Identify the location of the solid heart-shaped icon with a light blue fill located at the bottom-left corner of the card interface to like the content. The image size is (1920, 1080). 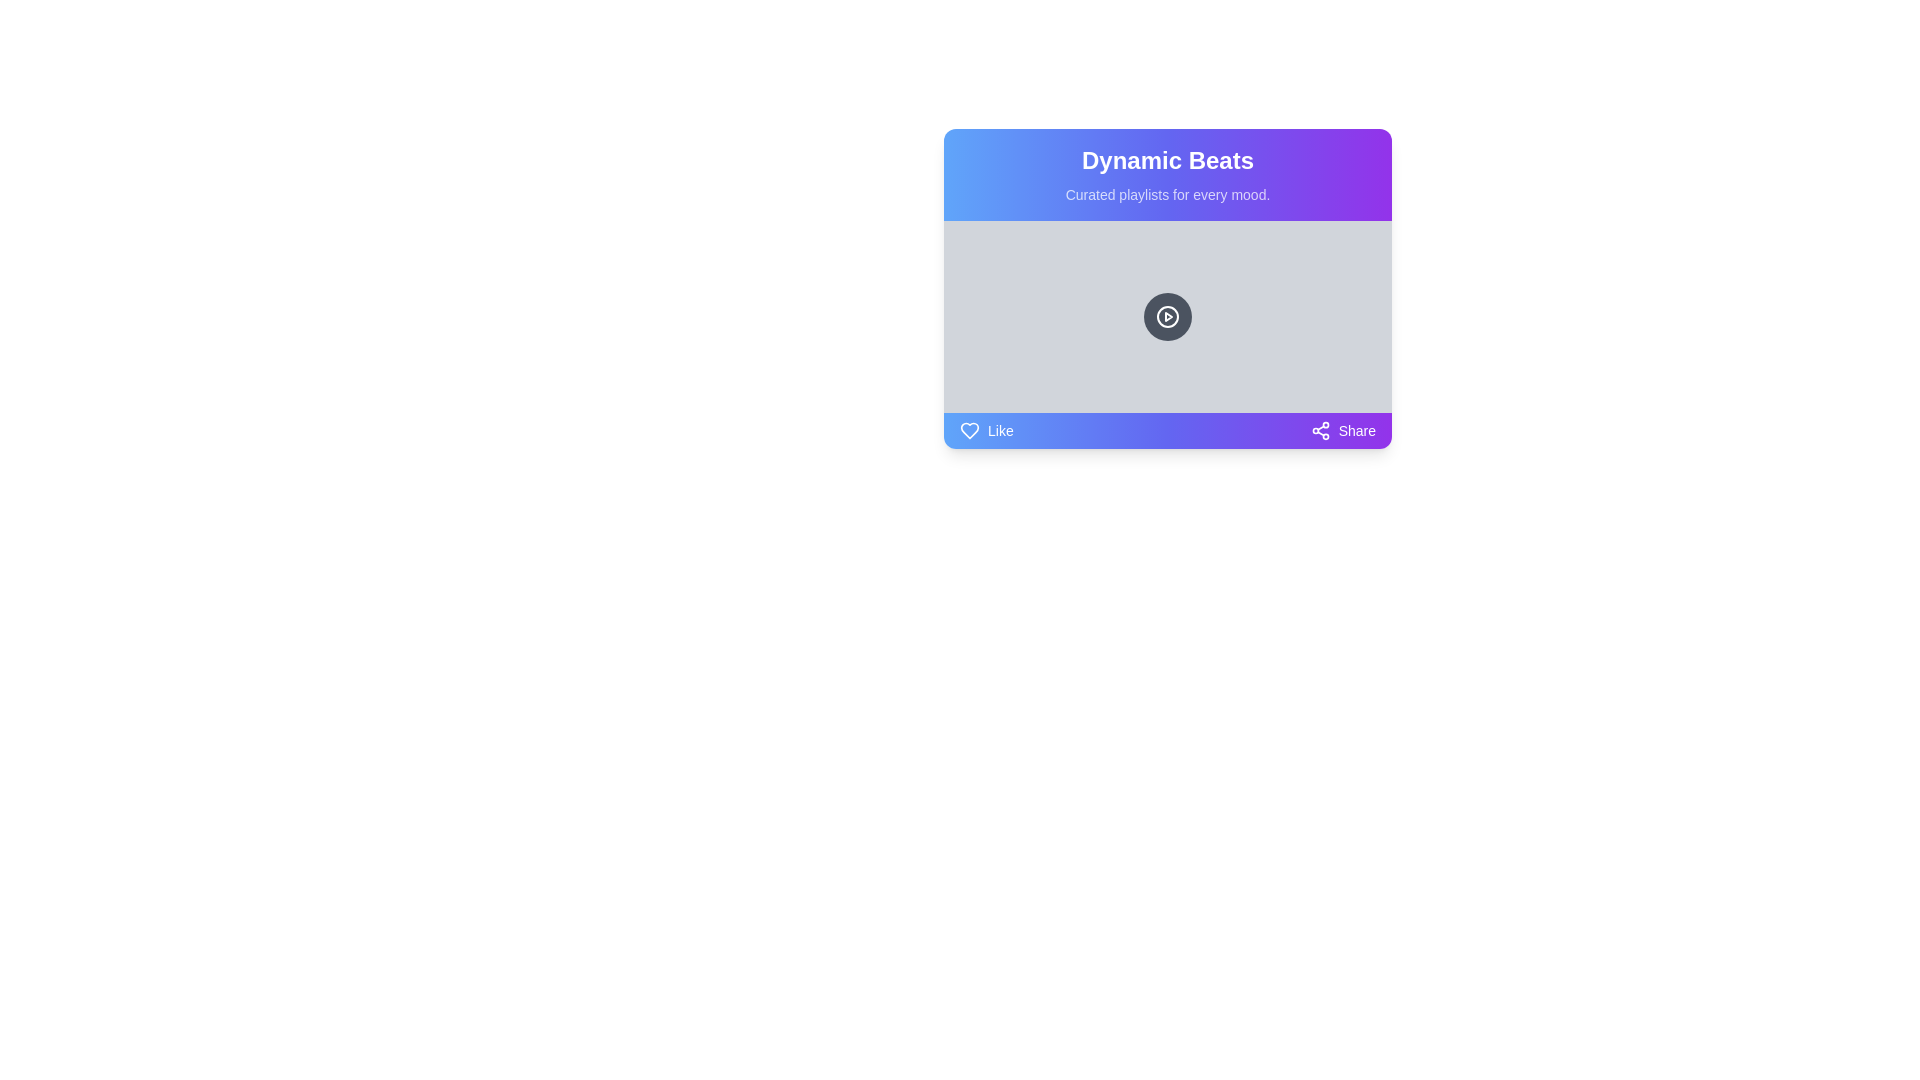
(969, 430).